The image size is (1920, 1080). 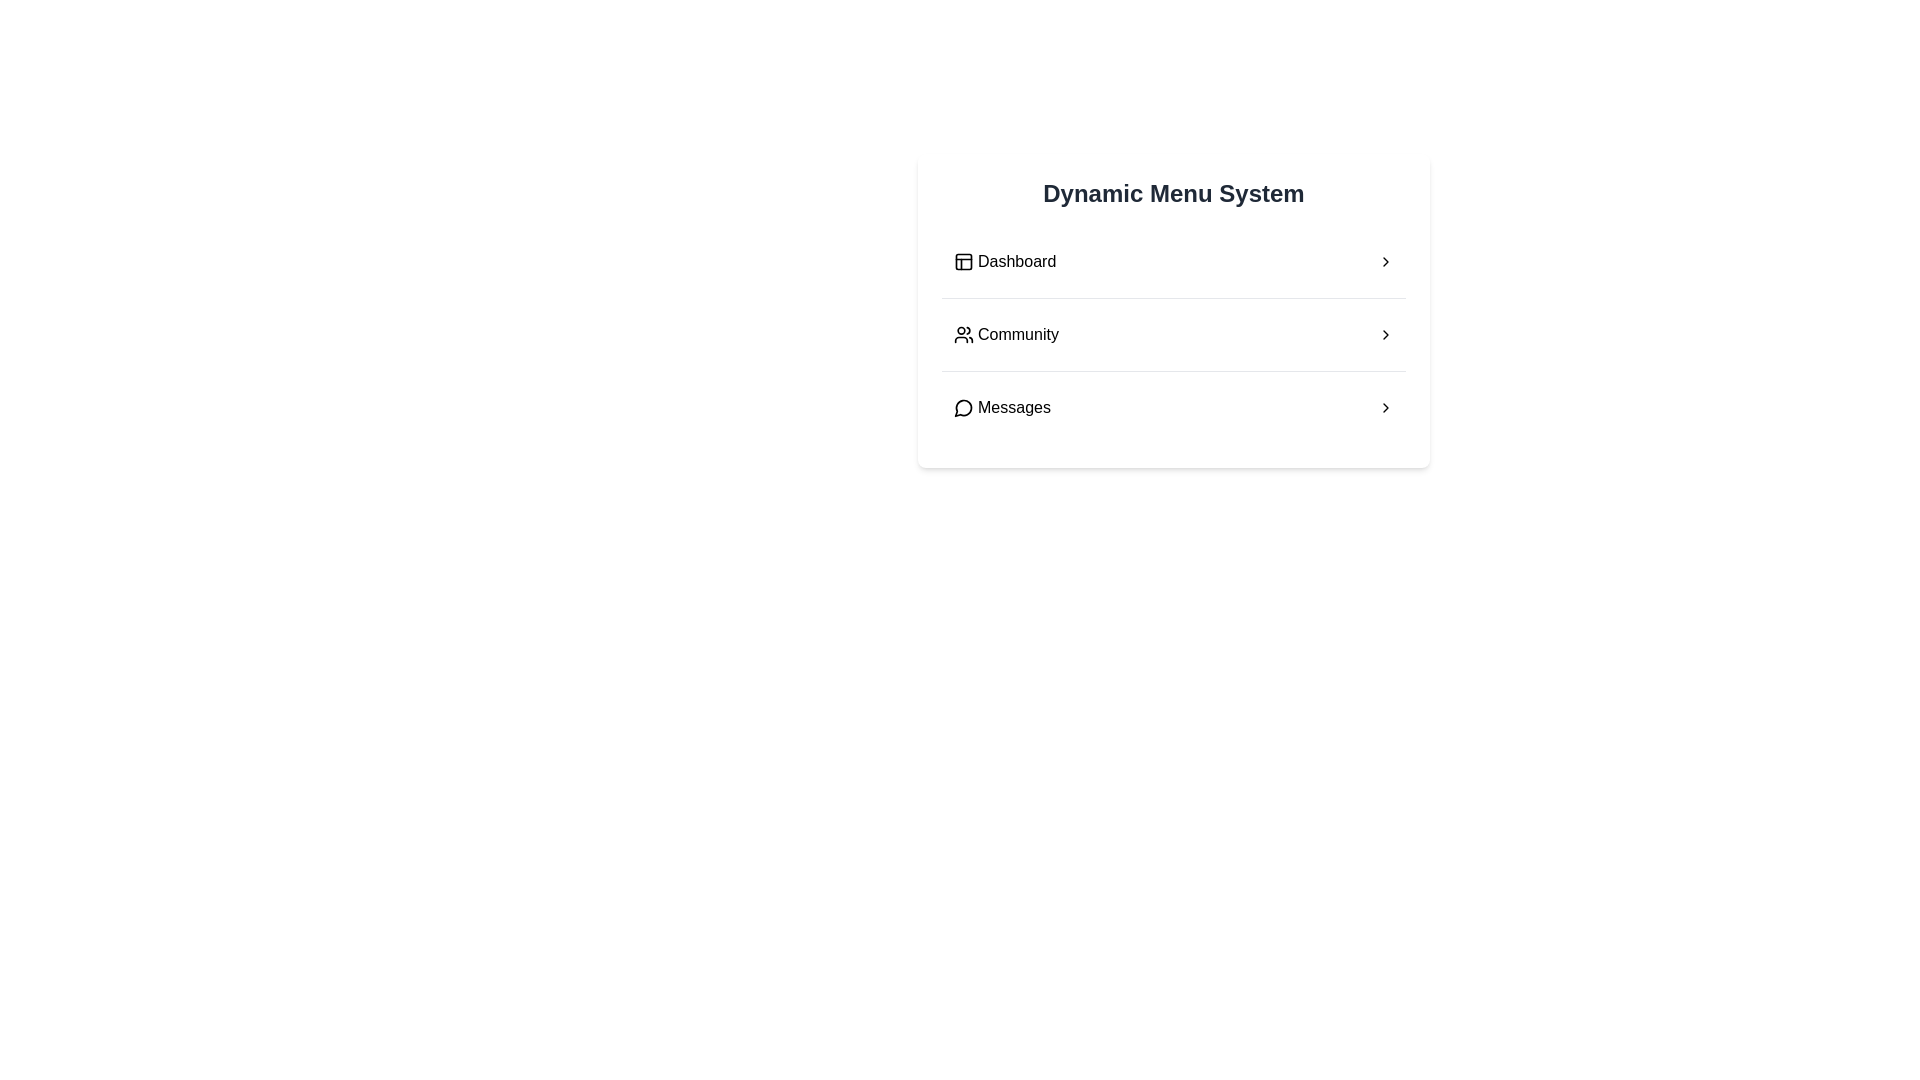 I want to click on the 'Dashboard' menu item, which is the first item in the vertical navigation menu, so click(x=1005, y=261).